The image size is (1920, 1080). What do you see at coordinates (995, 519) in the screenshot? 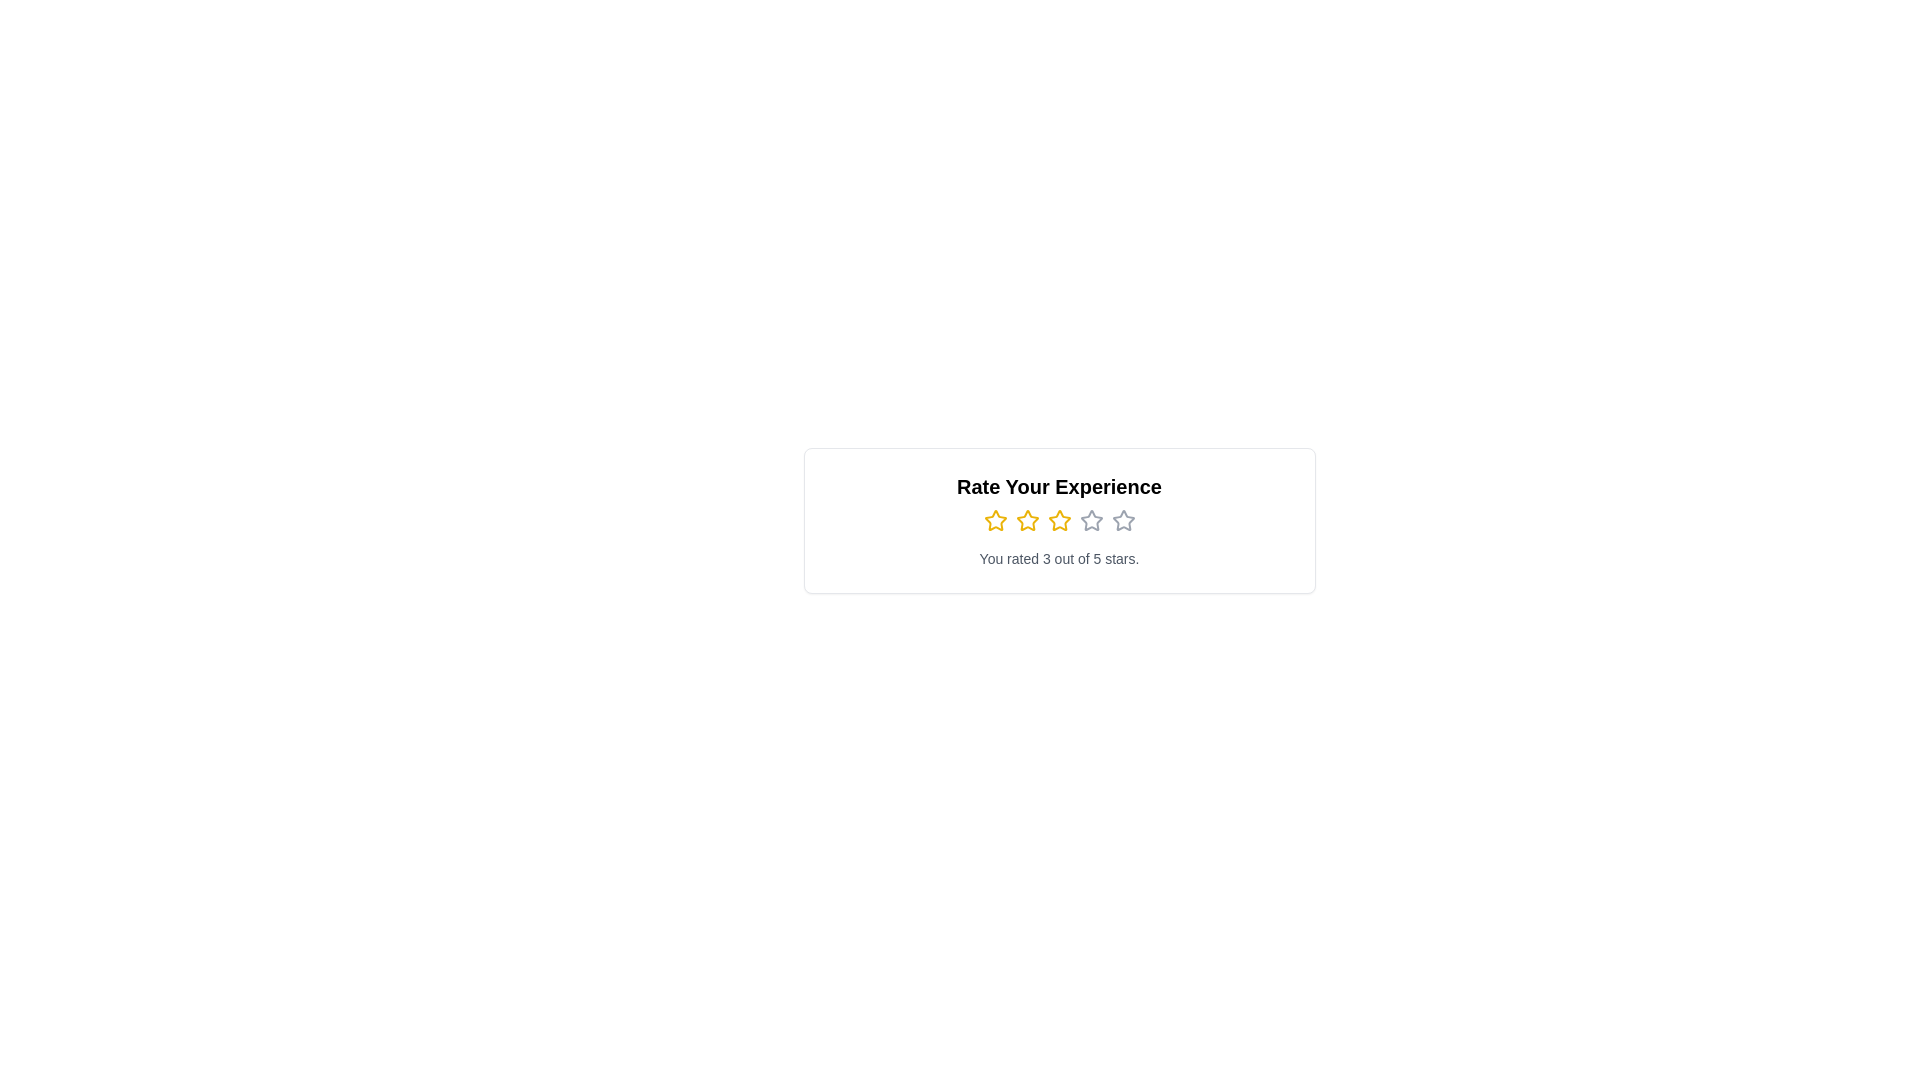
I see `the second star in the row of five rating stars` at bounding box center [995, 519].